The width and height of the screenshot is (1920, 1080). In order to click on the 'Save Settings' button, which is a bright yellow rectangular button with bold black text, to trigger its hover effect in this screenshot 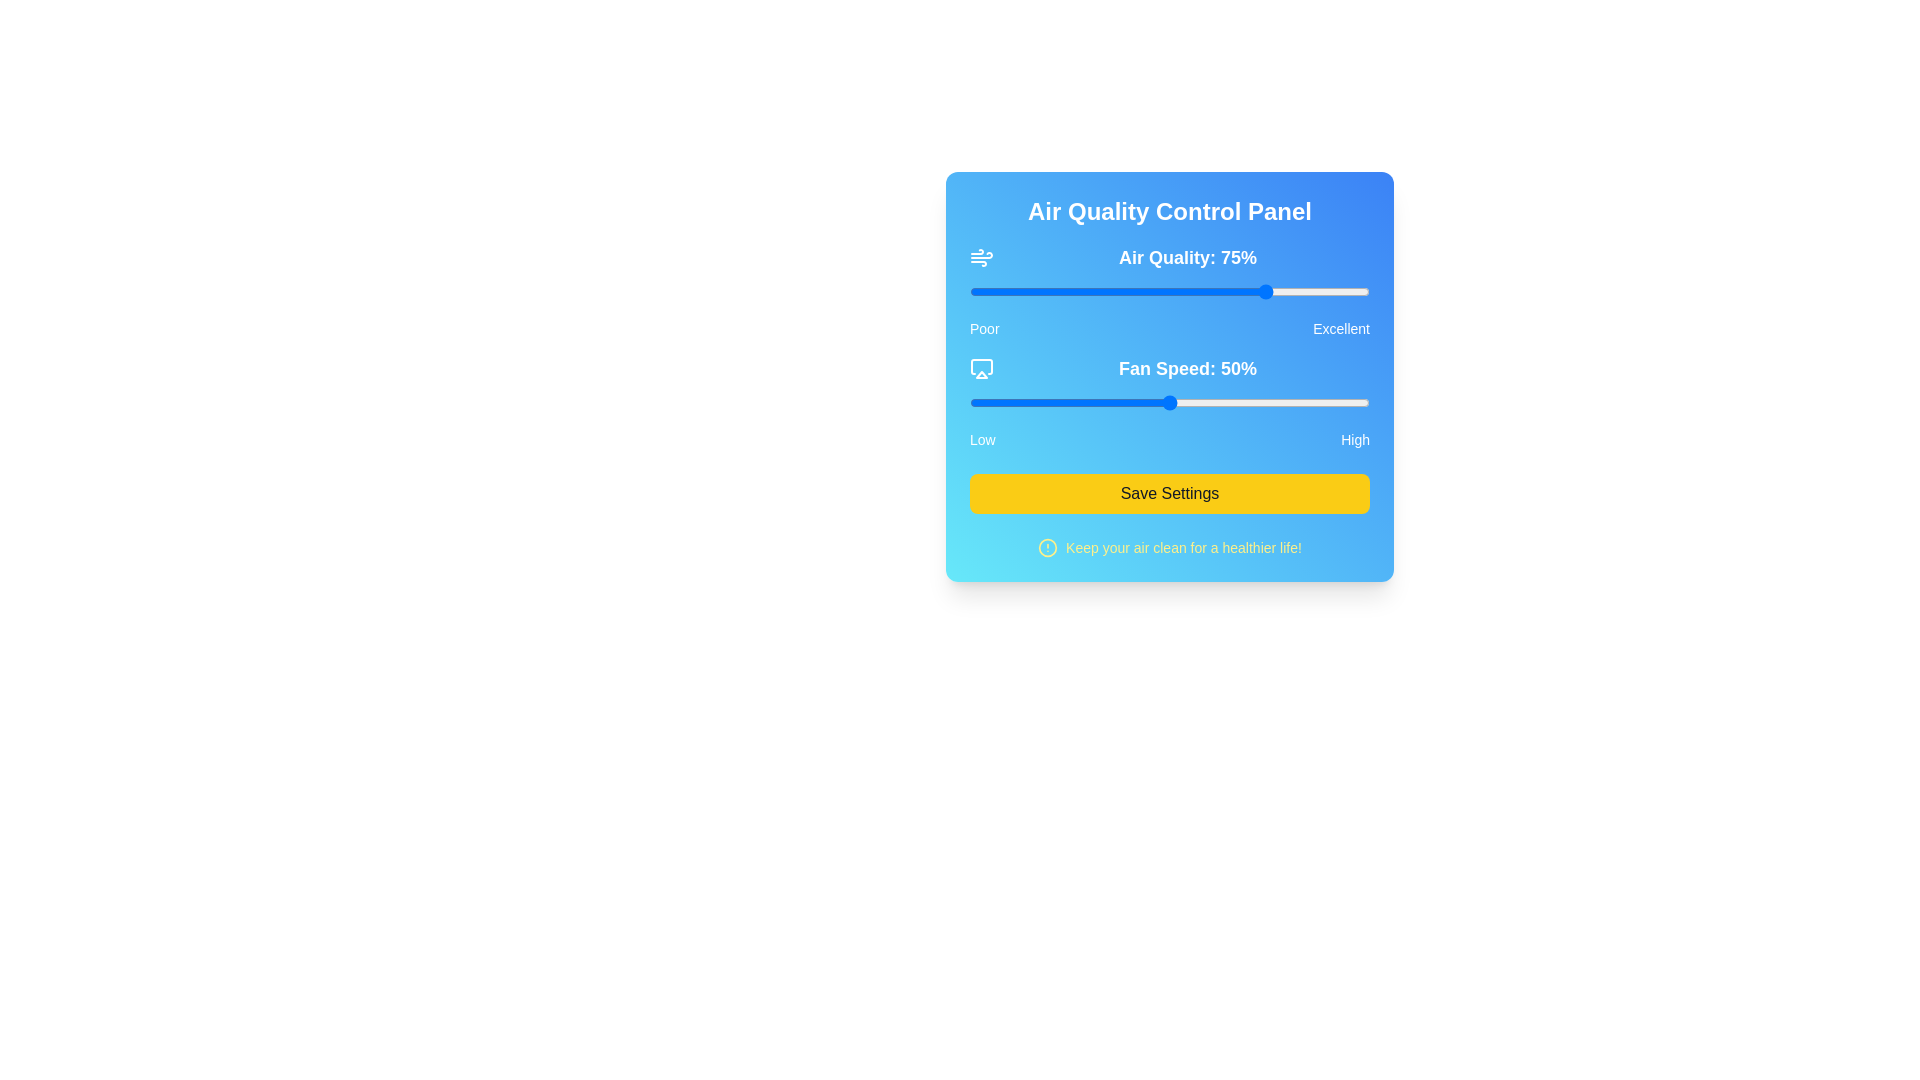, I will do `click(1170, 493)`.